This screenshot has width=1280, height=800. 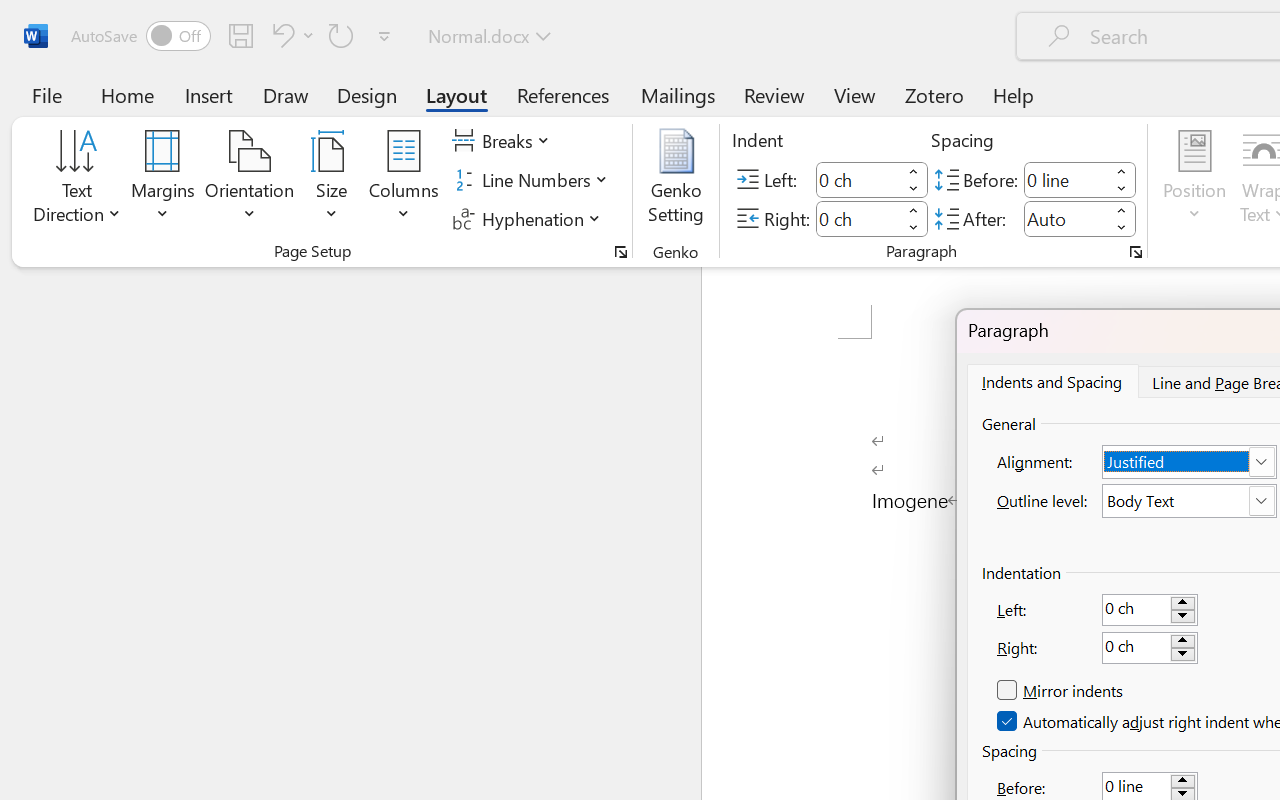 What do you see at coordinates (533, 179) in the screenshot?
I see `'Line Numbers'` at bounding box center [533, 179].